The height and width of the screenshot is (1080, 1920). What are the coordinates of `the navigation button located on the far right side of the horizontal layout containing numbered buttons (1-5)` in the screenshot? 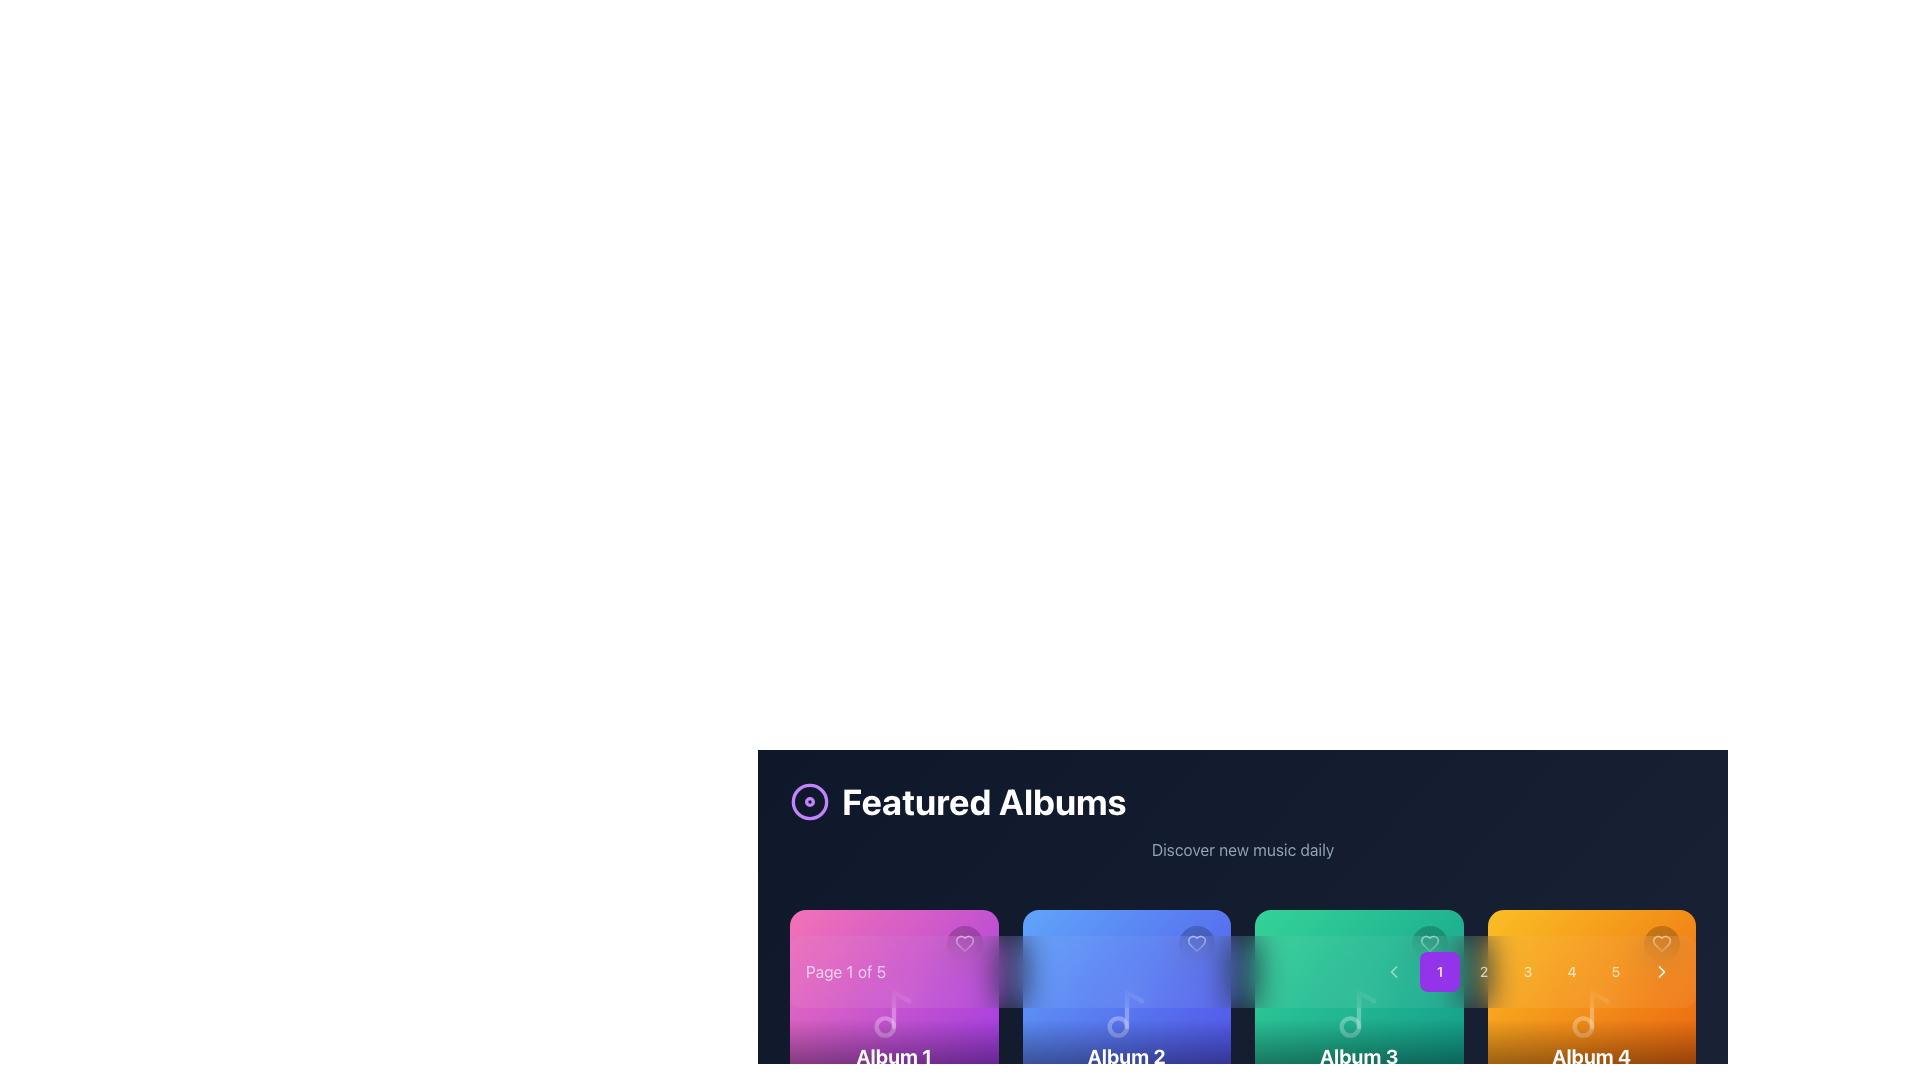 It's located at (1661, 971).